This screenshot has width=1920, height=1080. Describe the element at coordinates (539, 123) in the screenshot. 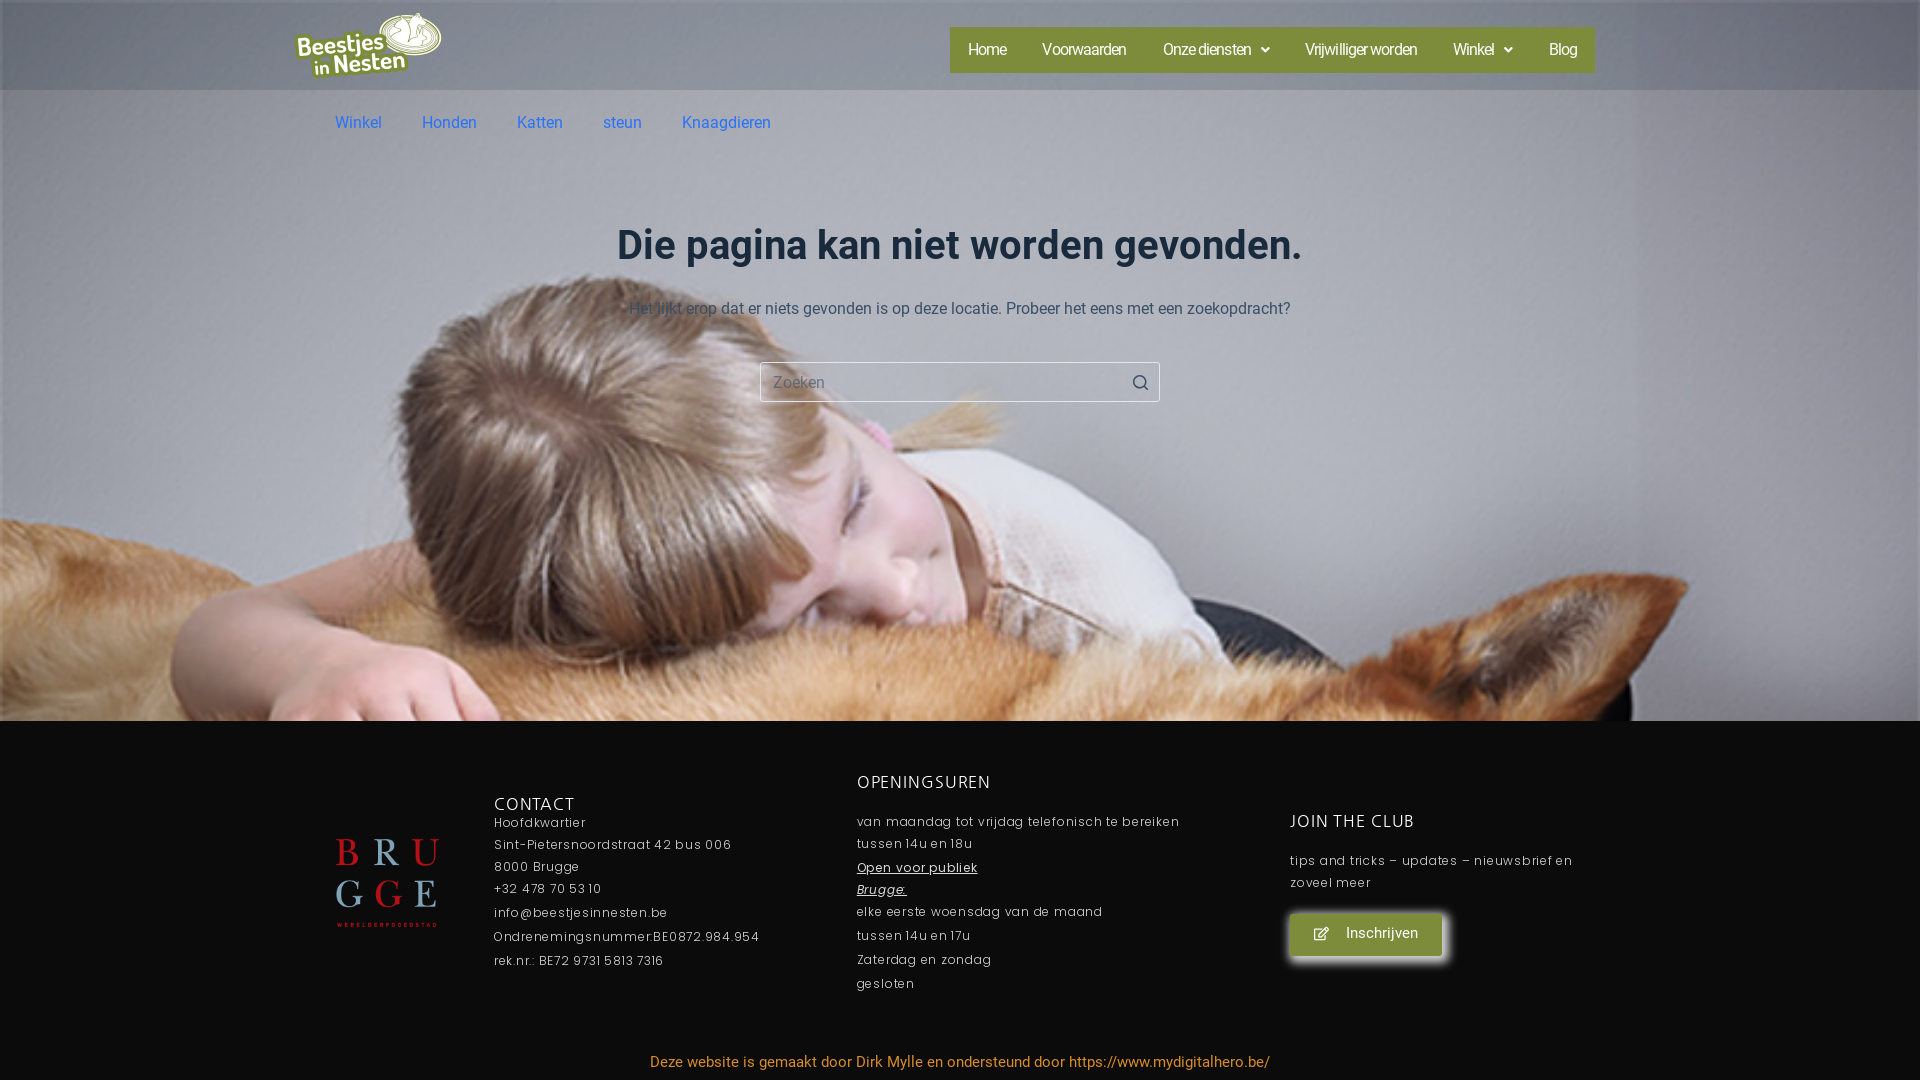

I see `'Katten'` at that location.